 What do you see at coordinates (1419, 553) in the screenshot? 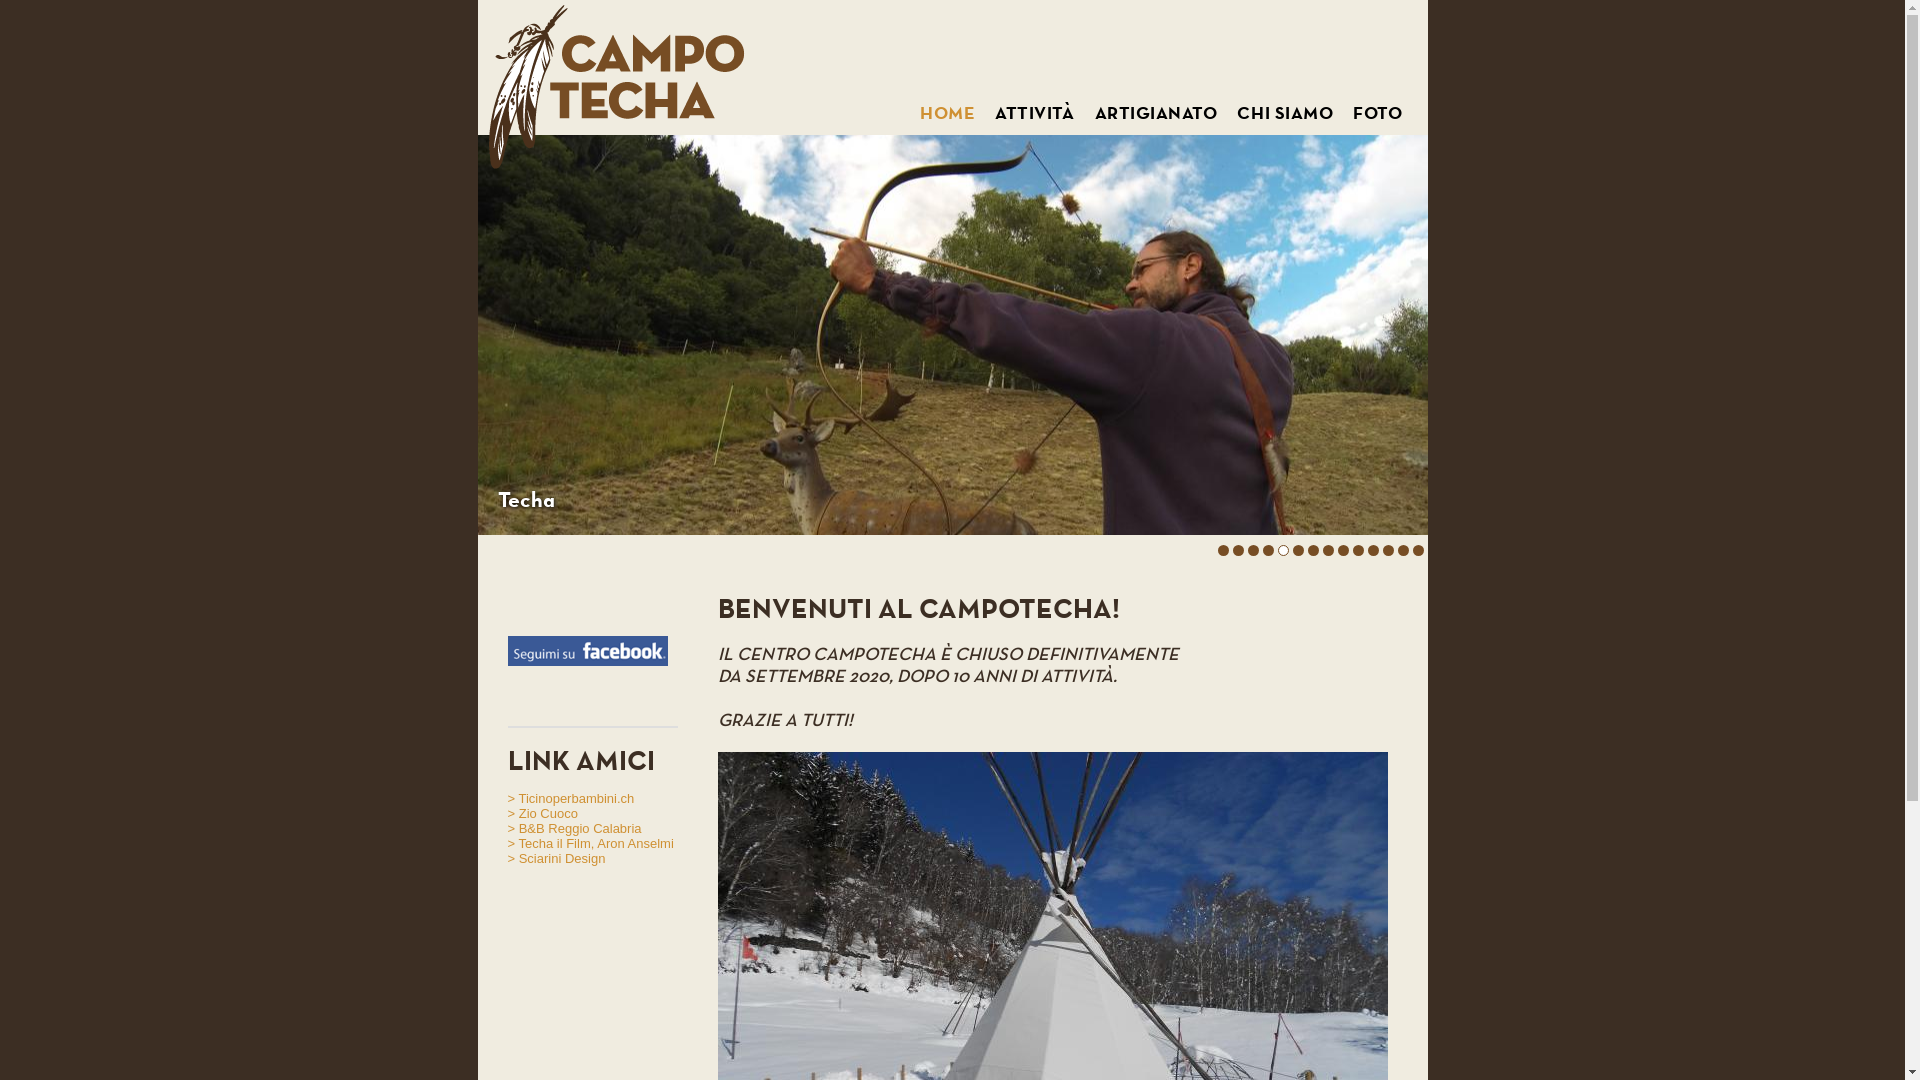
I see `'14'` at bounding box center [1419, 553].